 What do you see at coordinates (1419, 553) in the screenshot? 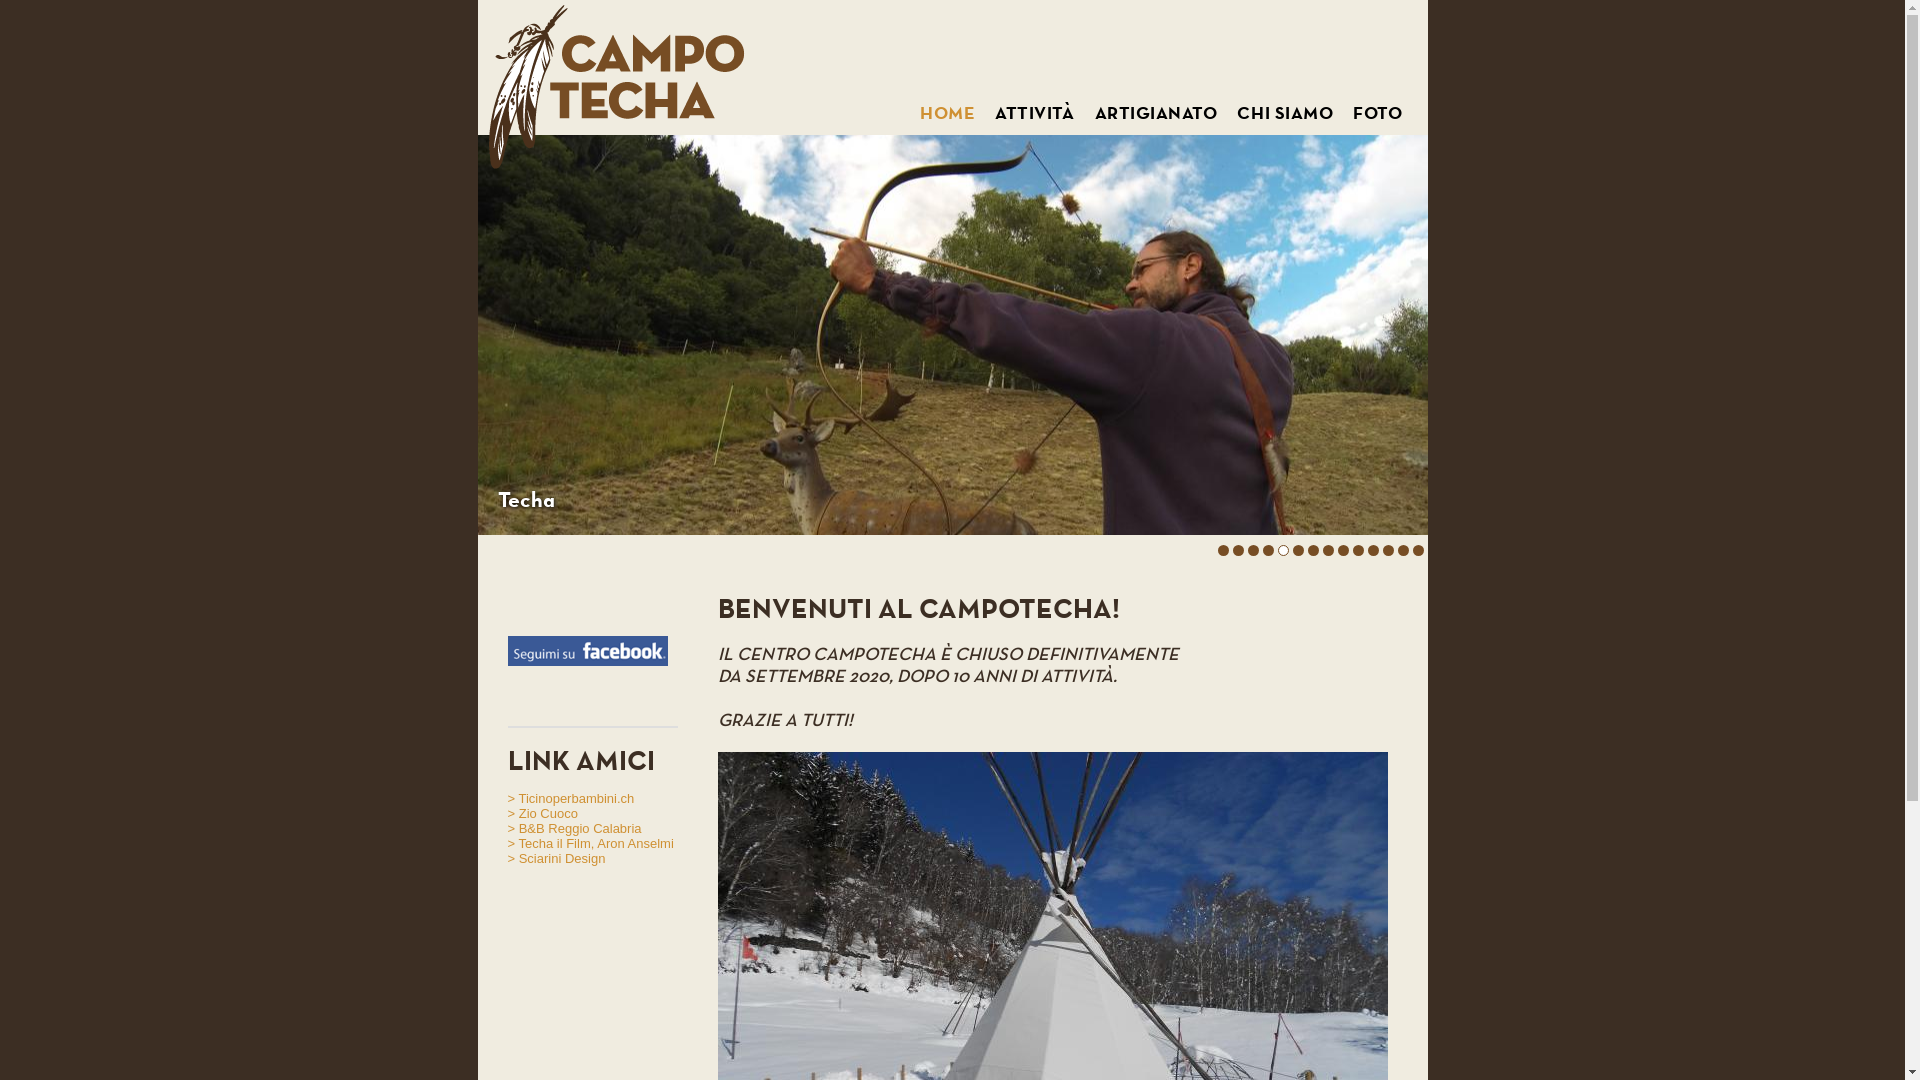
I see `'14'` at bounding box center [1419, 553].